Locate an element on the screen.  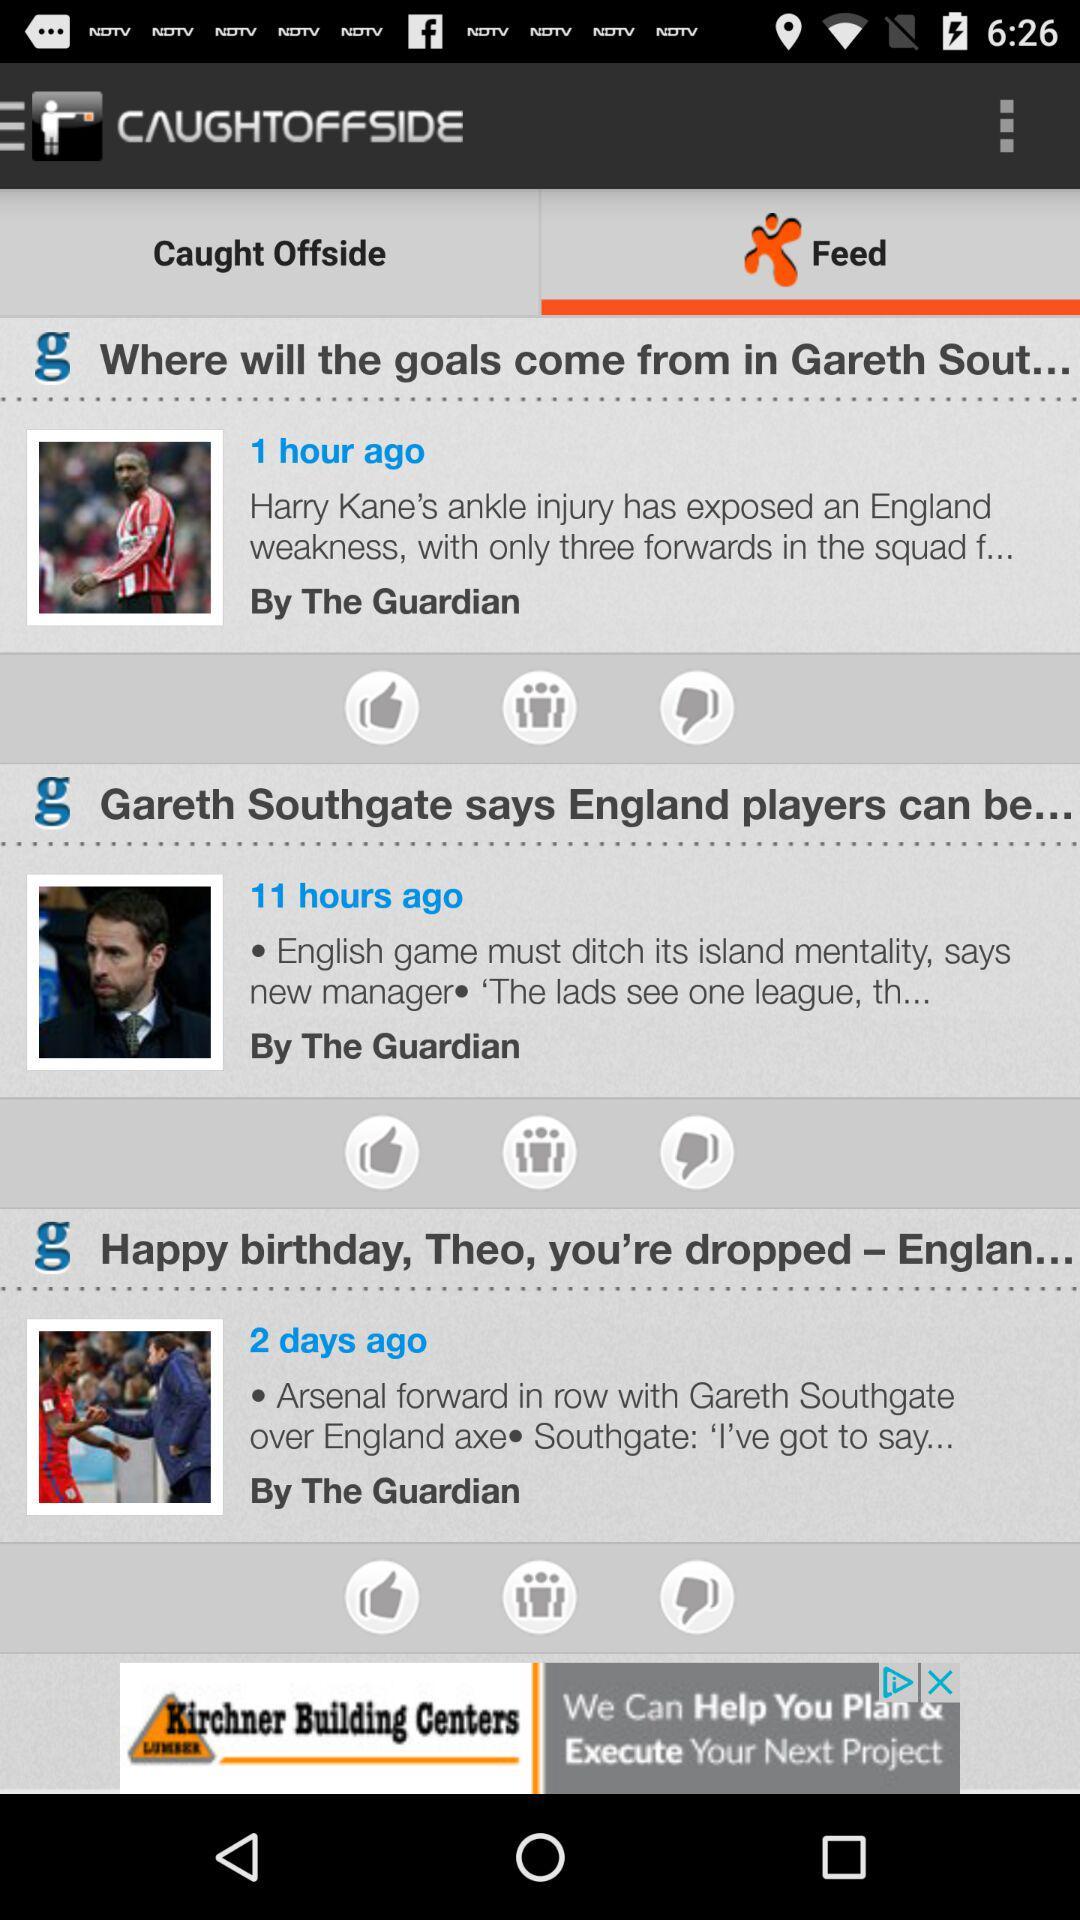
like the article is located at coordinates (382, 1596).